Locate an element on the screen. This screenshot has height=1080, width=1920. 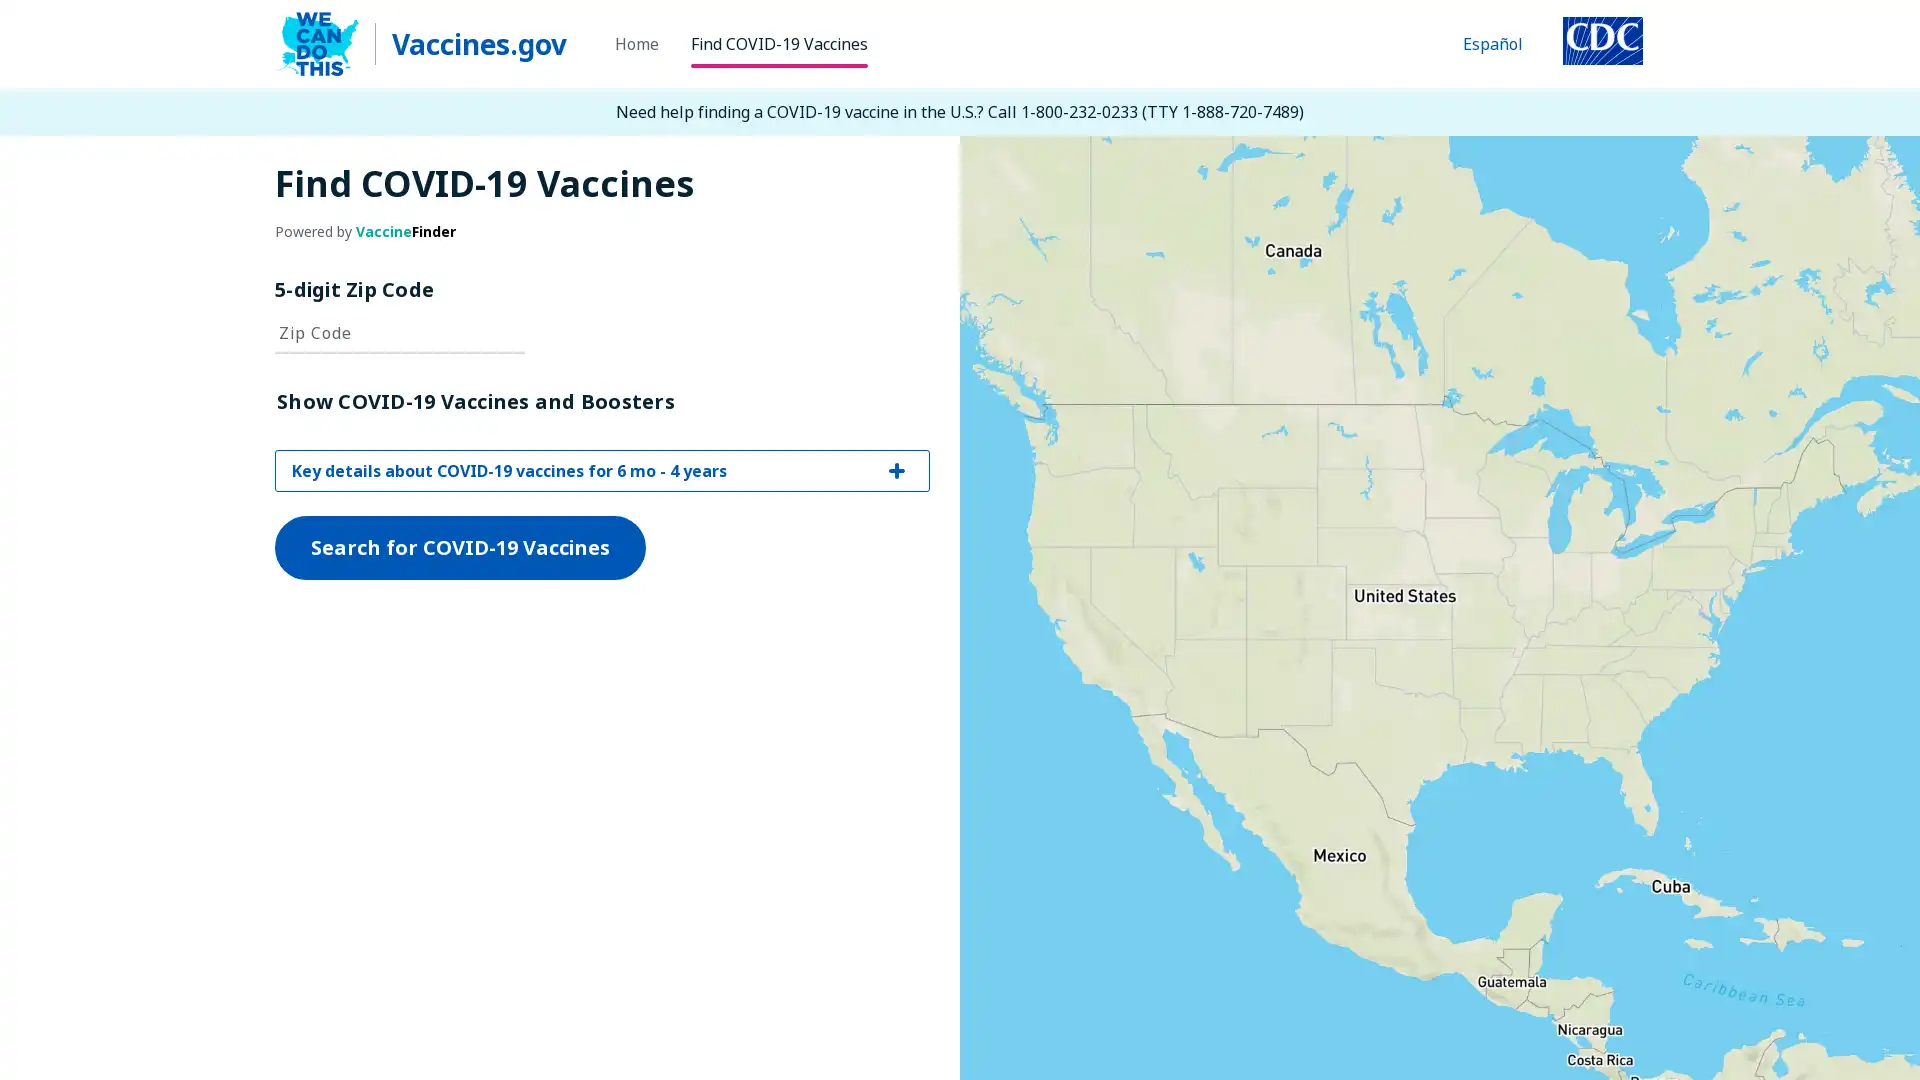
Key details about COVID-19 vaccines for 6 mo - 4 years is located at coordinates (601, 678).